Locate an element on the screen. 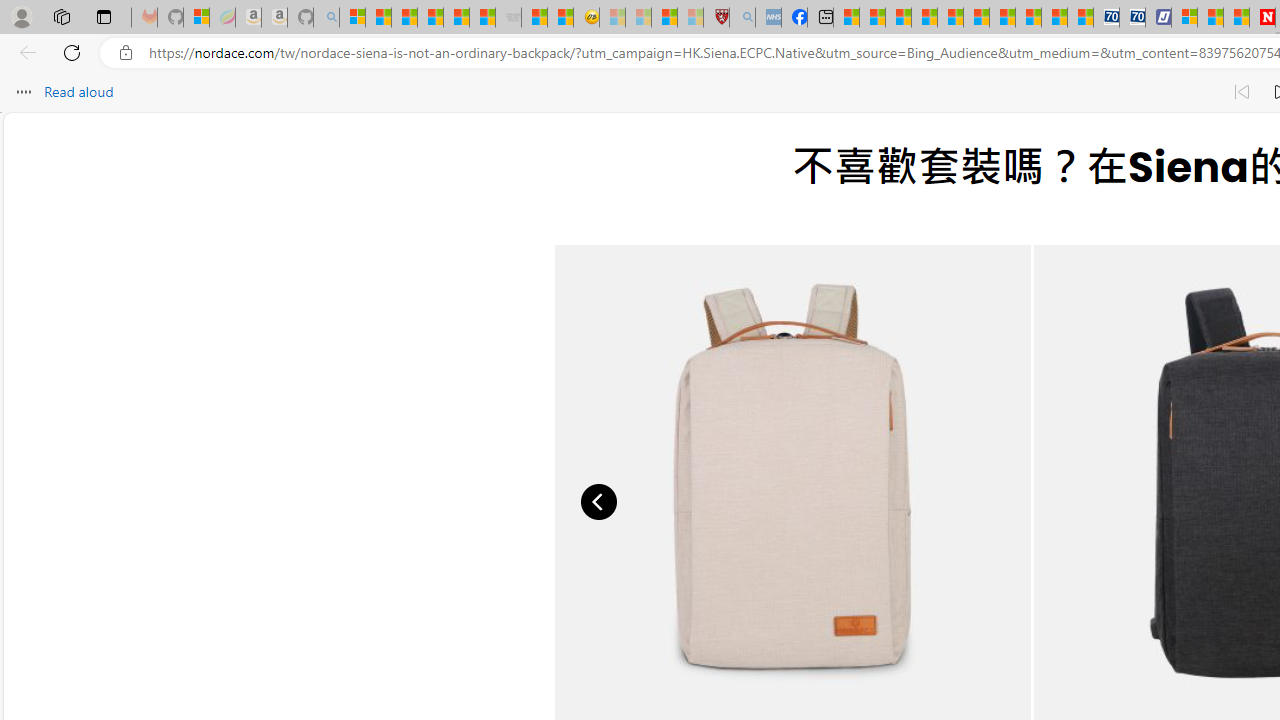  'Cheap Car Rentals - Save70.com' is located at coordinates (1105, 17).